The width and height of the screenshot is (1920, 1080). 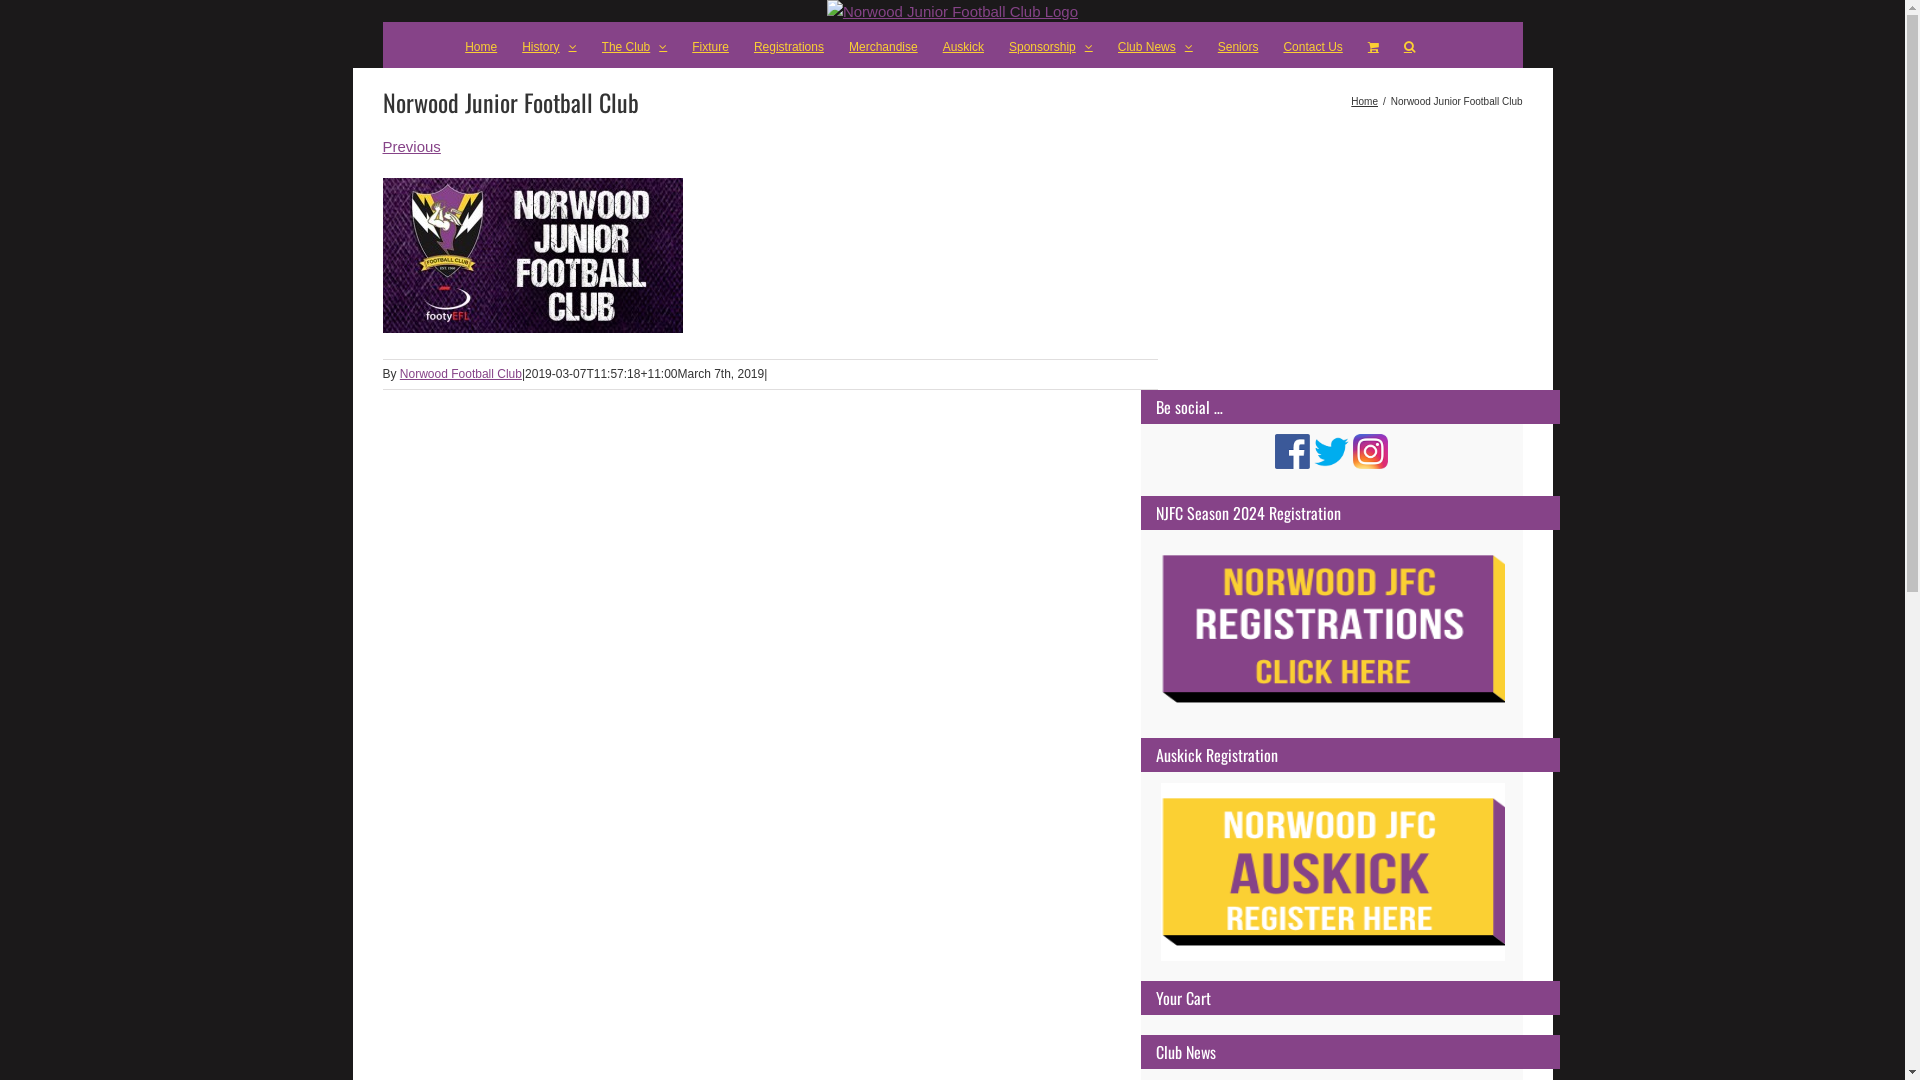 What do you see at coordinates (963, 45) in the screenshot?
I see `'Auskick'` at bounding box center [963, 45].